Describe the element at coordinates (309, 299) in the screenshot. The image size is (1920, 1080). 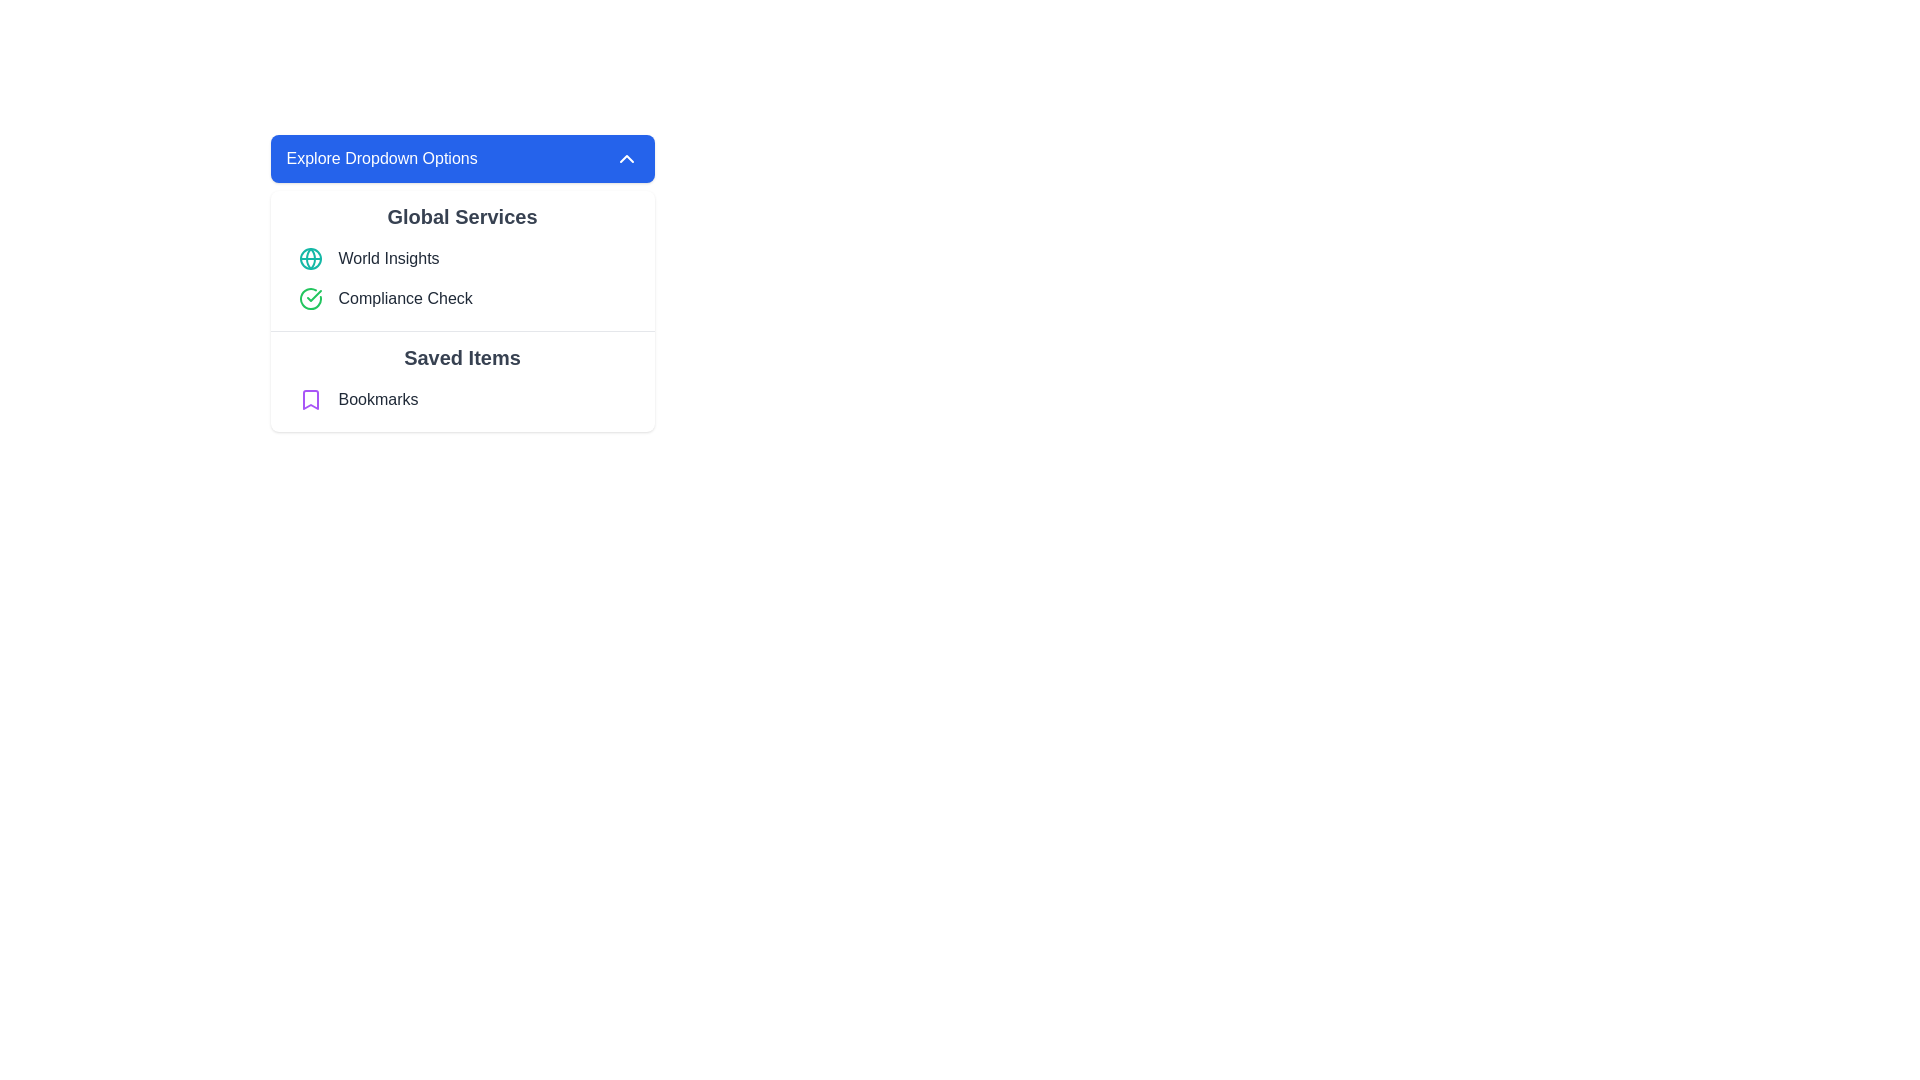
I see `the visual indicator icon positioned to the left of the 'Compliance Check' text within the dropdown menu for the 'Compliance Check' group` at that location.